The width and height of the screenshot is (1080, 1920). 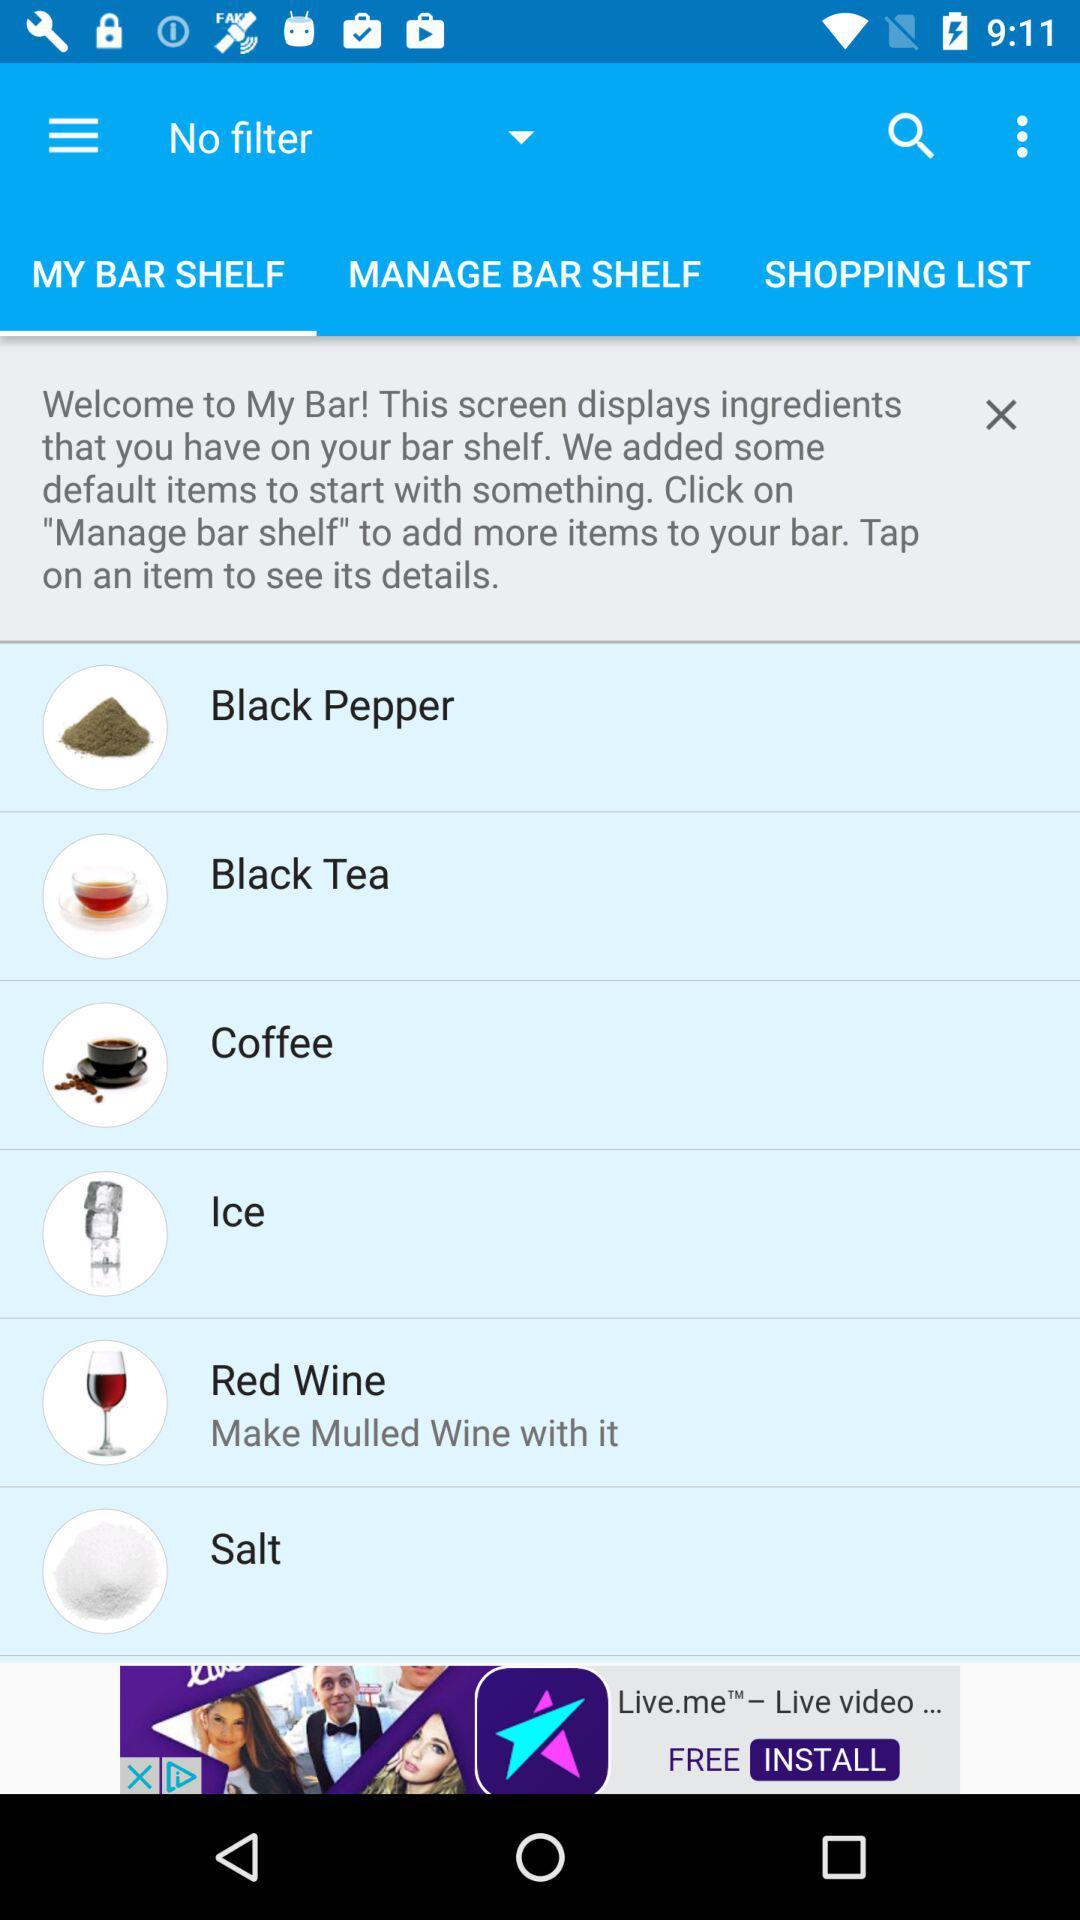 I want to click on the image positioned left to black tea, so click(x=104, y=895).